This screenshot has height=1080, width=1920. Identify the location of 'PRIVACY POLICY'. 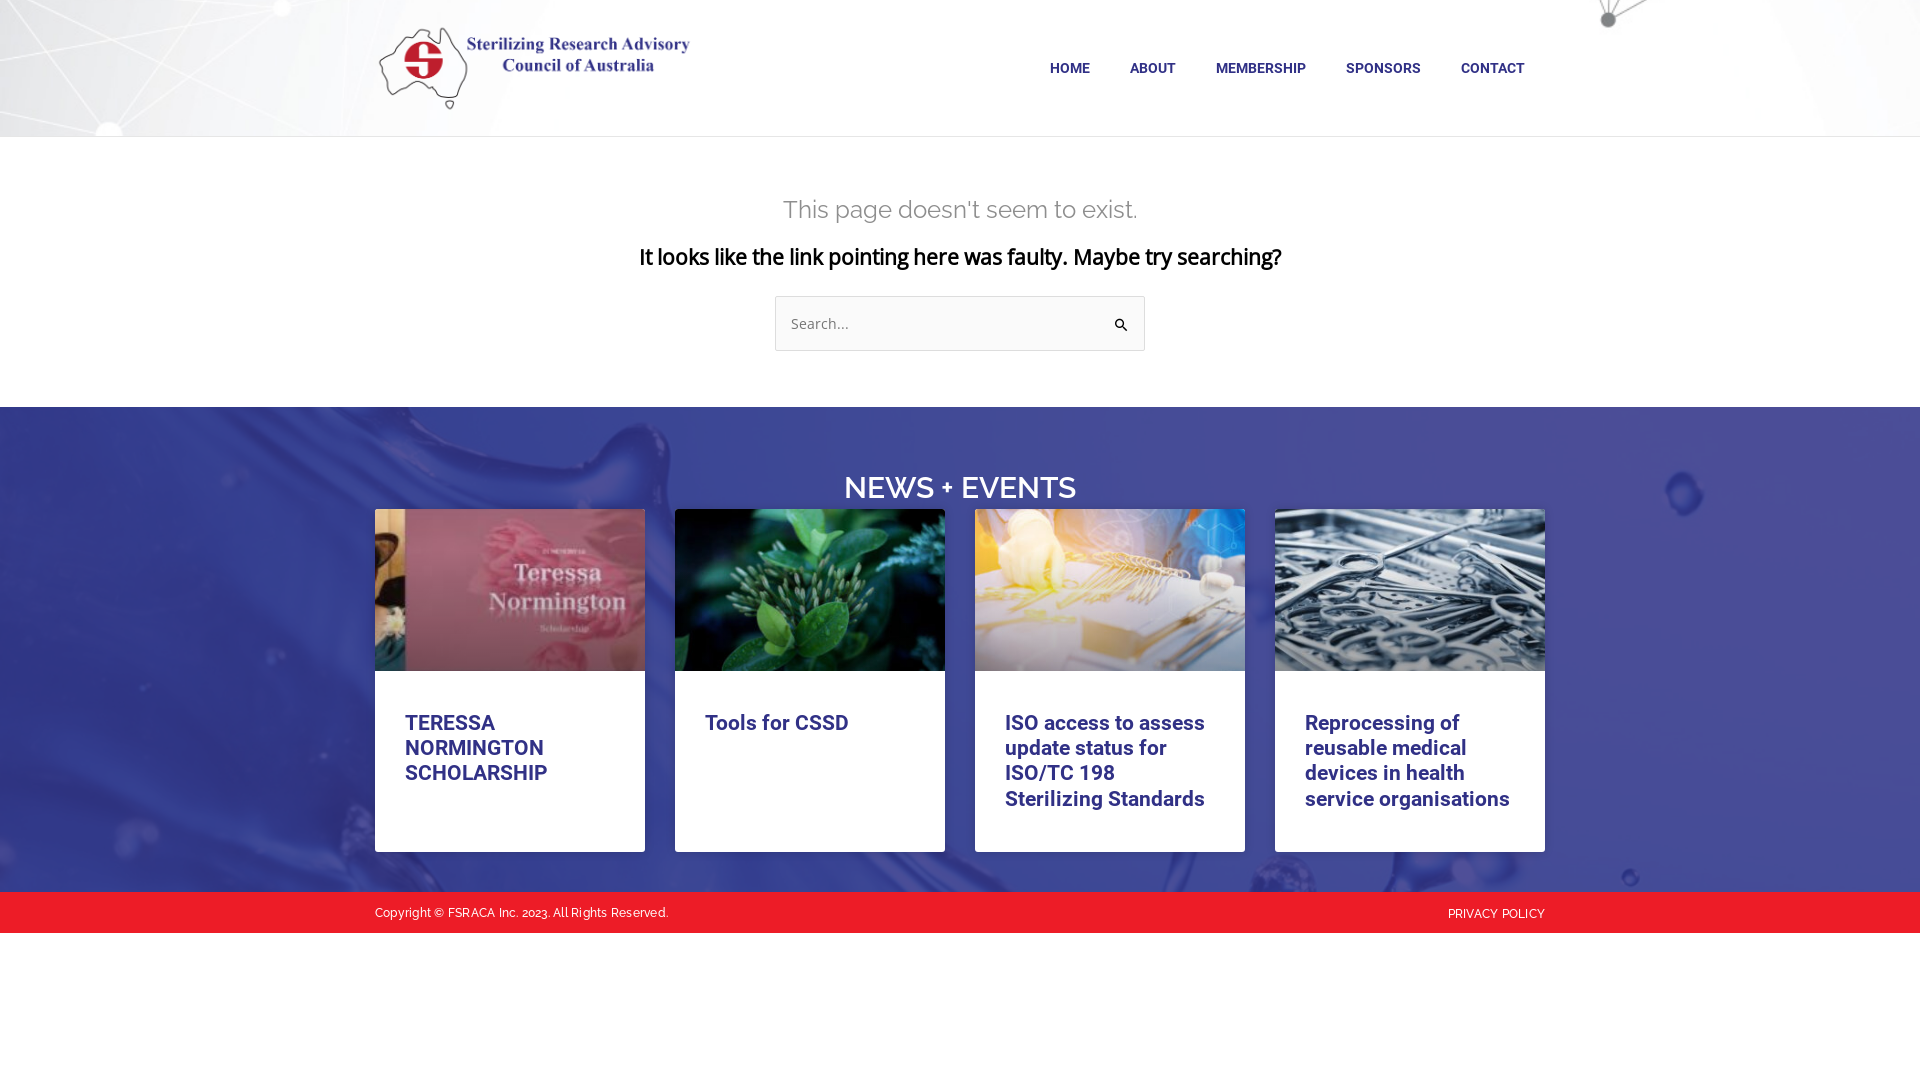
(1448, 914).